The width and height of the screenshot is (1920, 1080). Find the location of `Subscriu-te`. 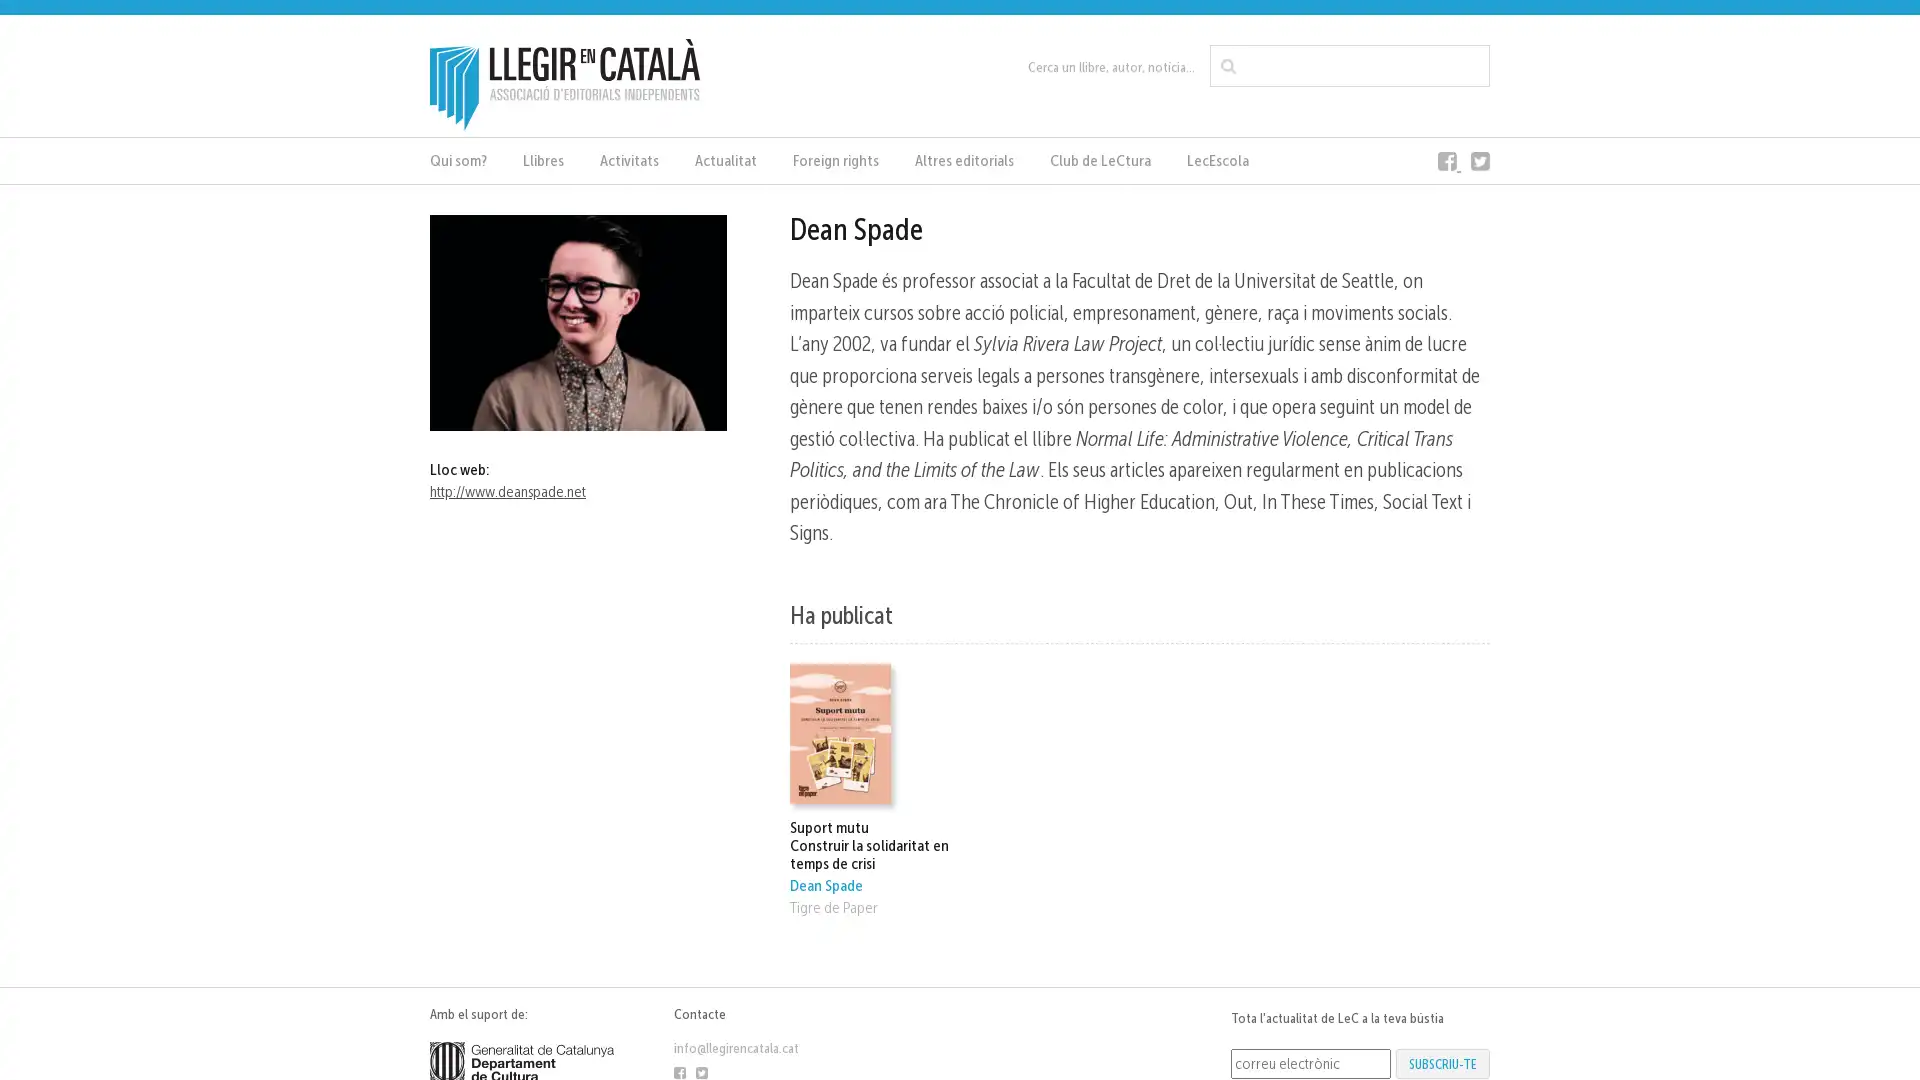

Subscriu-te is located at coordinates (1443, 1062).